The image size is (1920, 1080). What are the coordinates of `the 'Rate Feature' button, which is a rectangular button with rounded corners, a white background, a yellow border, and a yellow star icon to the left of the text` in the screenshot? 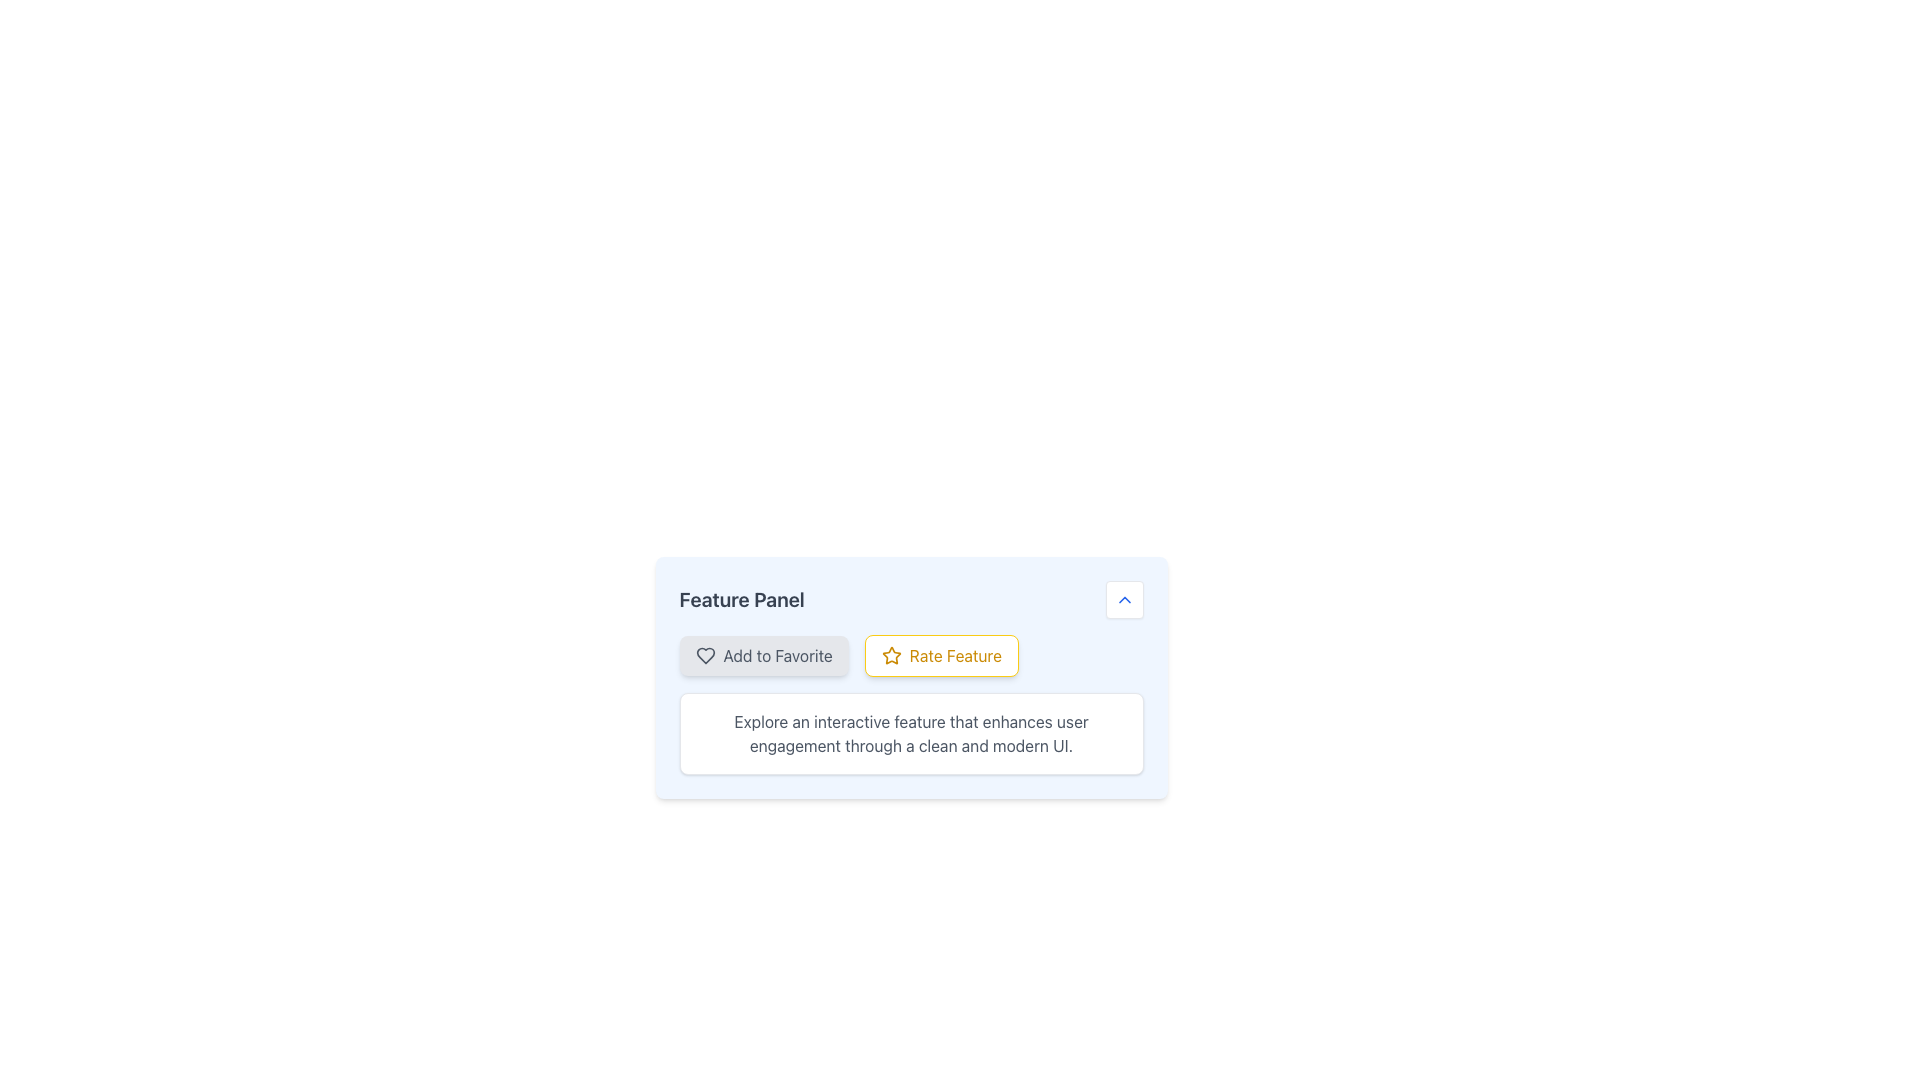 It's located at (940, 655).